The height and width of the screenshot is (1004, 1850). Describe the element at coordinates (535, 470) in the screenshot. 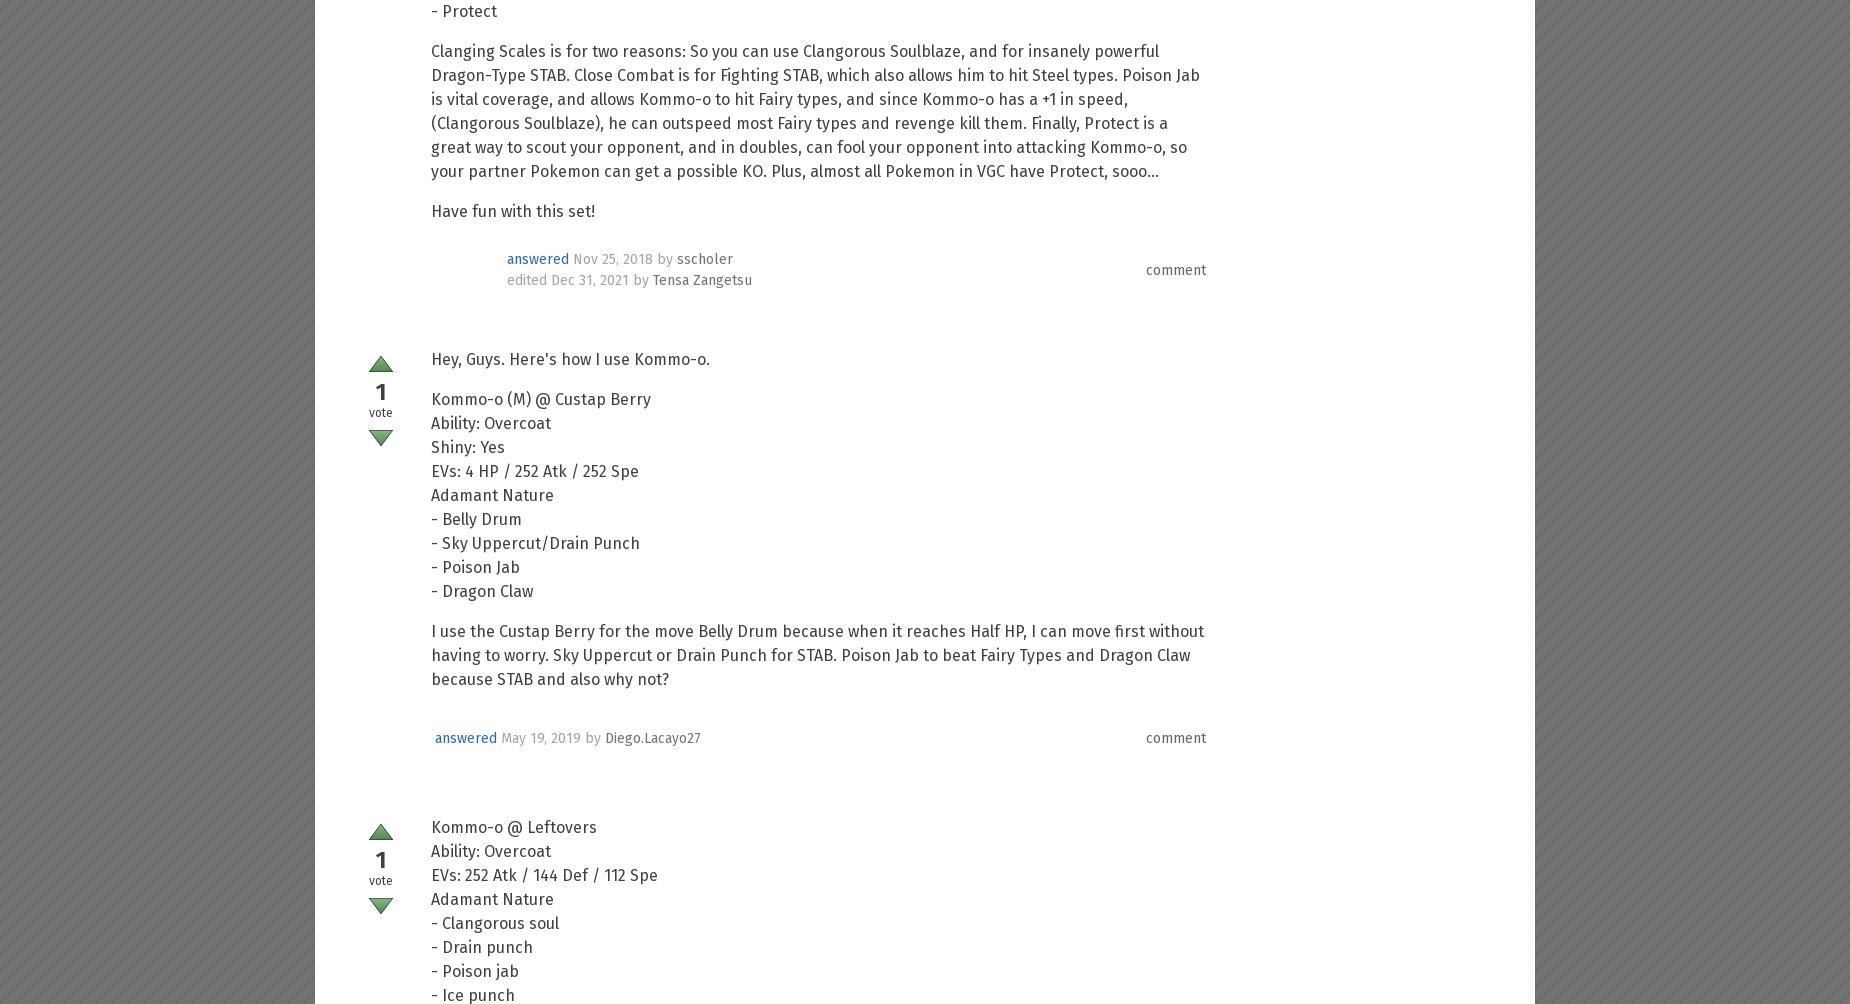

I see `'EVs: 4 HP / 252 Atk / 252 Spe'` at that location.